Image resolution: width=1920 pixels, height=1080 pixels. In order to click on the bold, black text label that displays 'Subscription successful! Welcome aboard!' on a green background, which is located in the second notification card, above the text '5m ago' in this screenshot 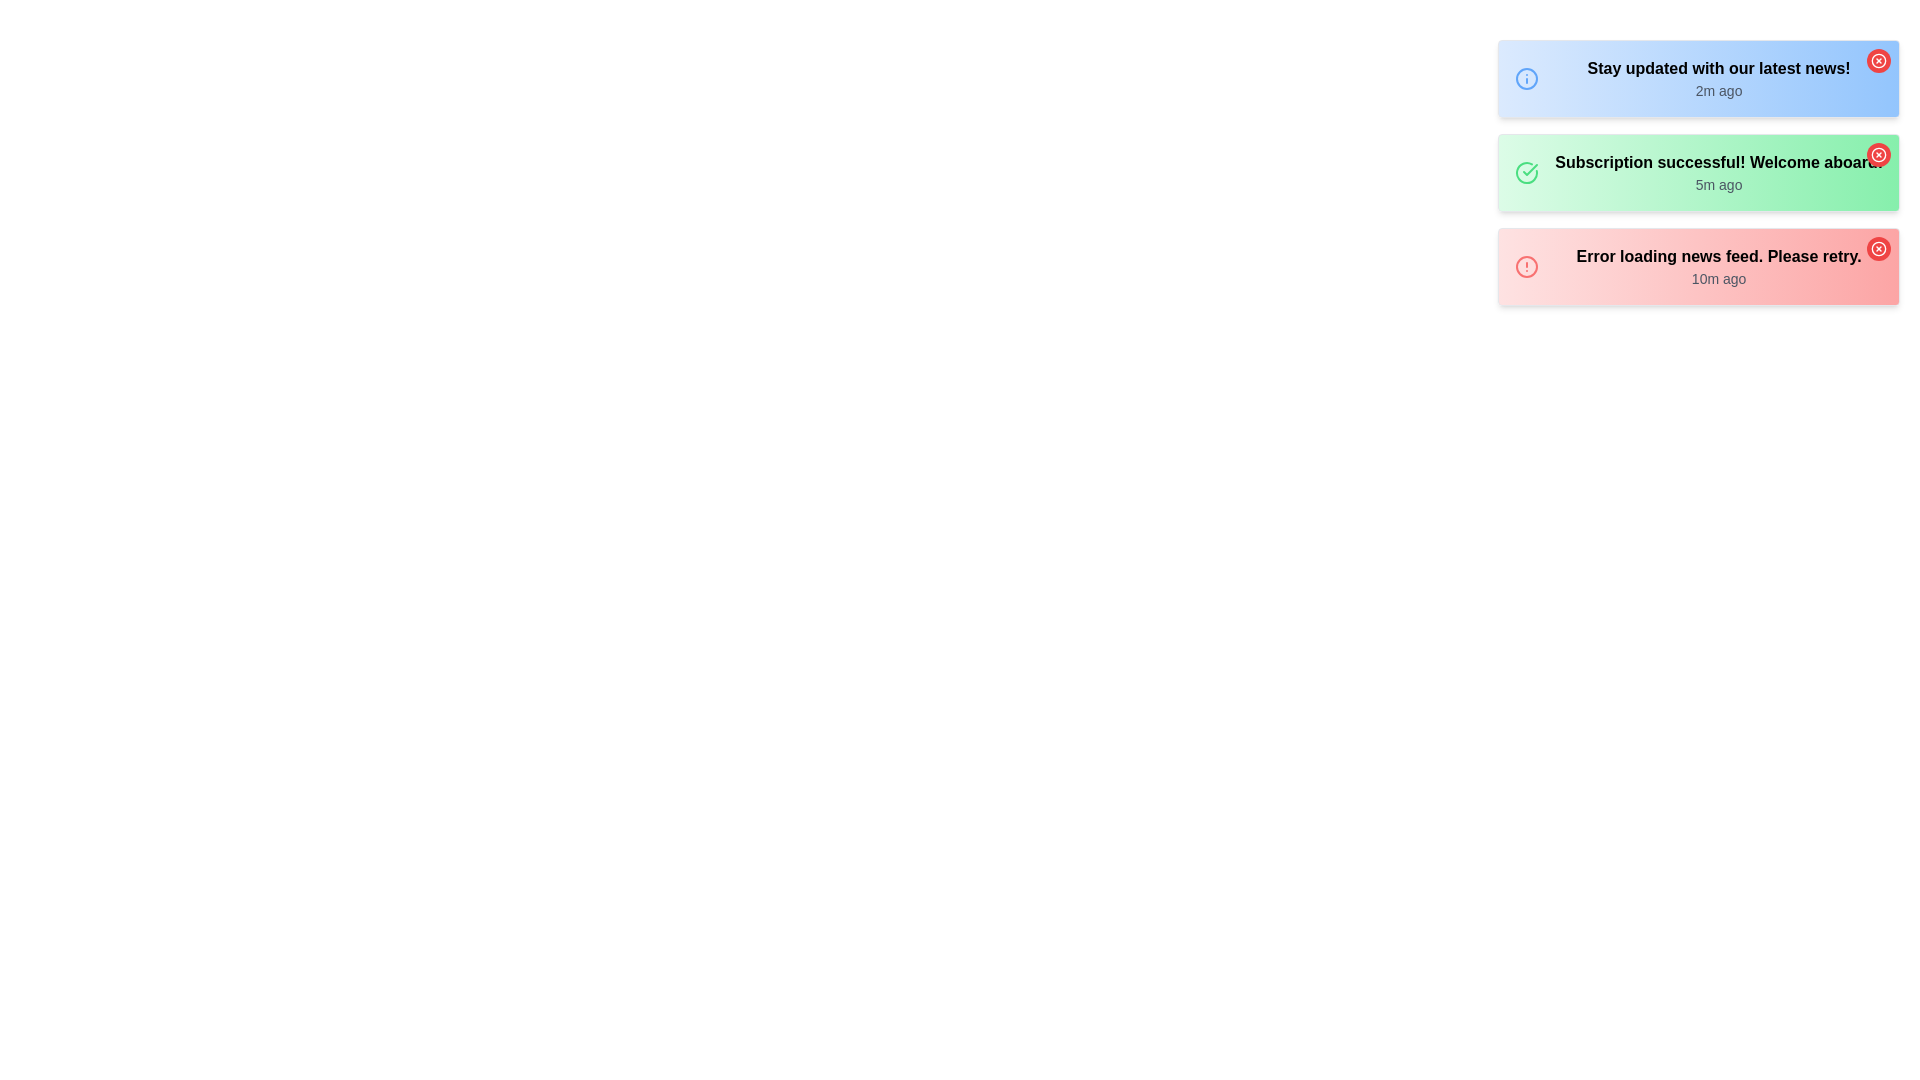, I will do `click(1718, 161)`.